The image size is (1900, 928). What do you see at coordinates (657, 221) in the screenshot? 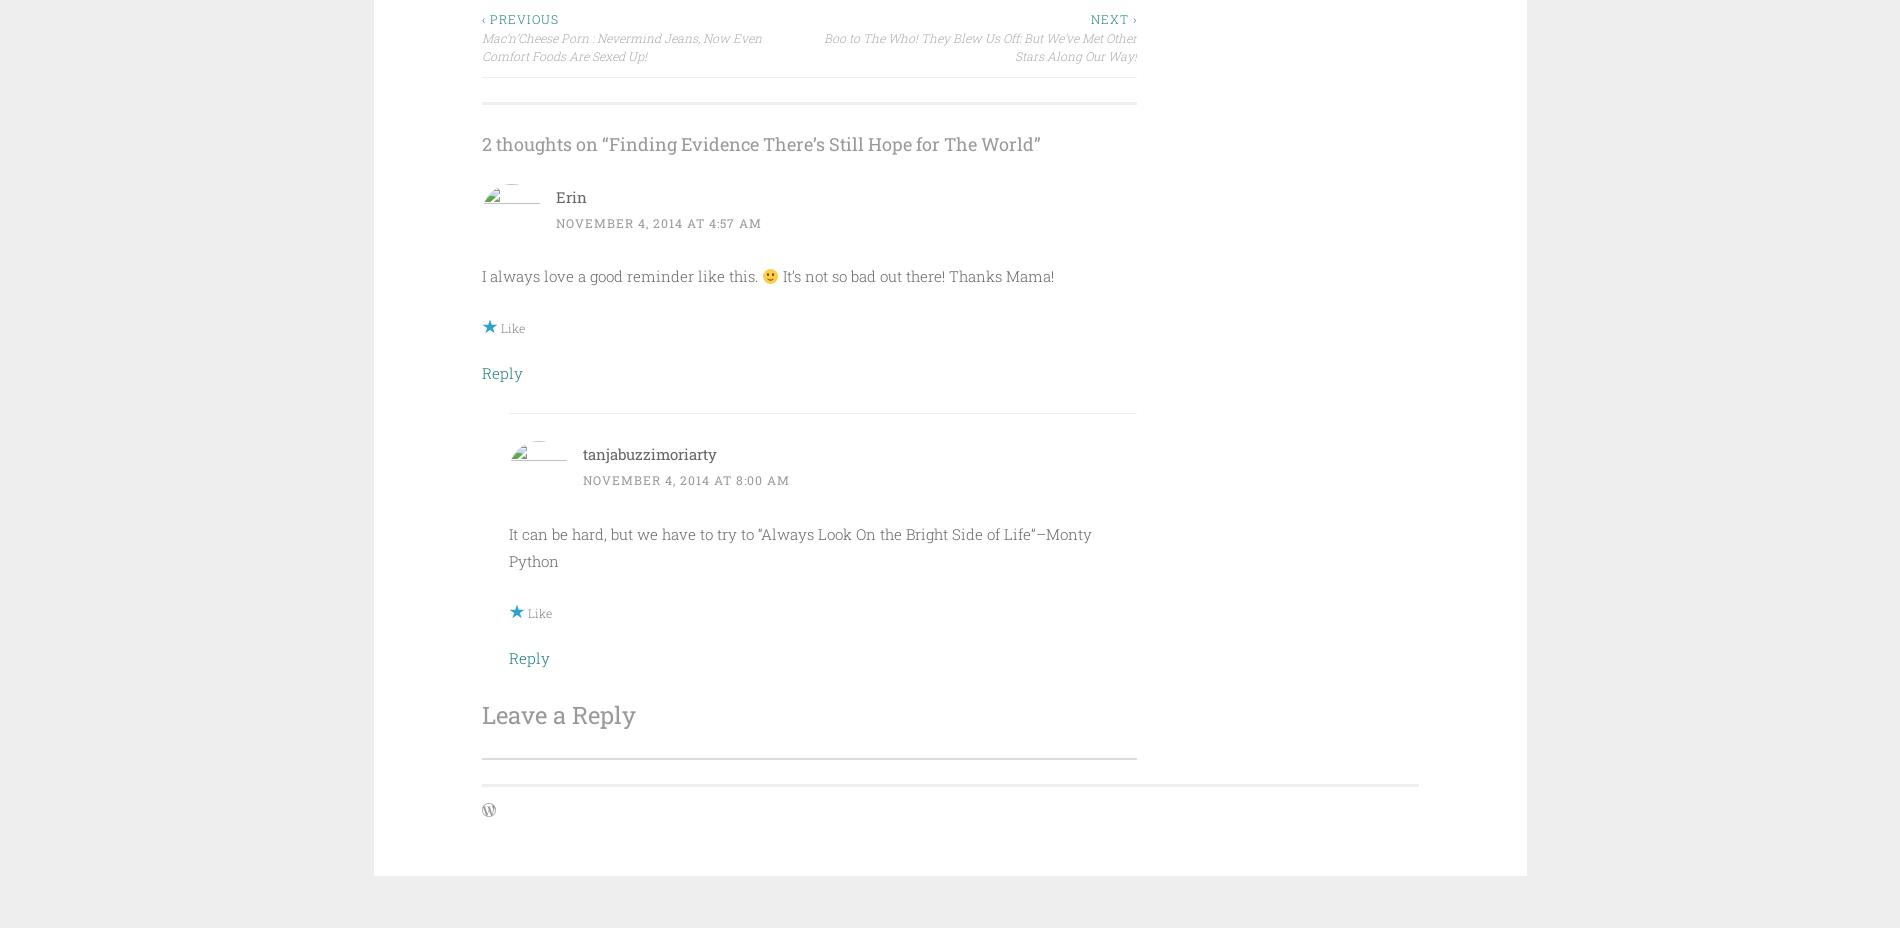
I see `'November 4, 2014 at 4:57 am'` at bounding box center [657, 221].